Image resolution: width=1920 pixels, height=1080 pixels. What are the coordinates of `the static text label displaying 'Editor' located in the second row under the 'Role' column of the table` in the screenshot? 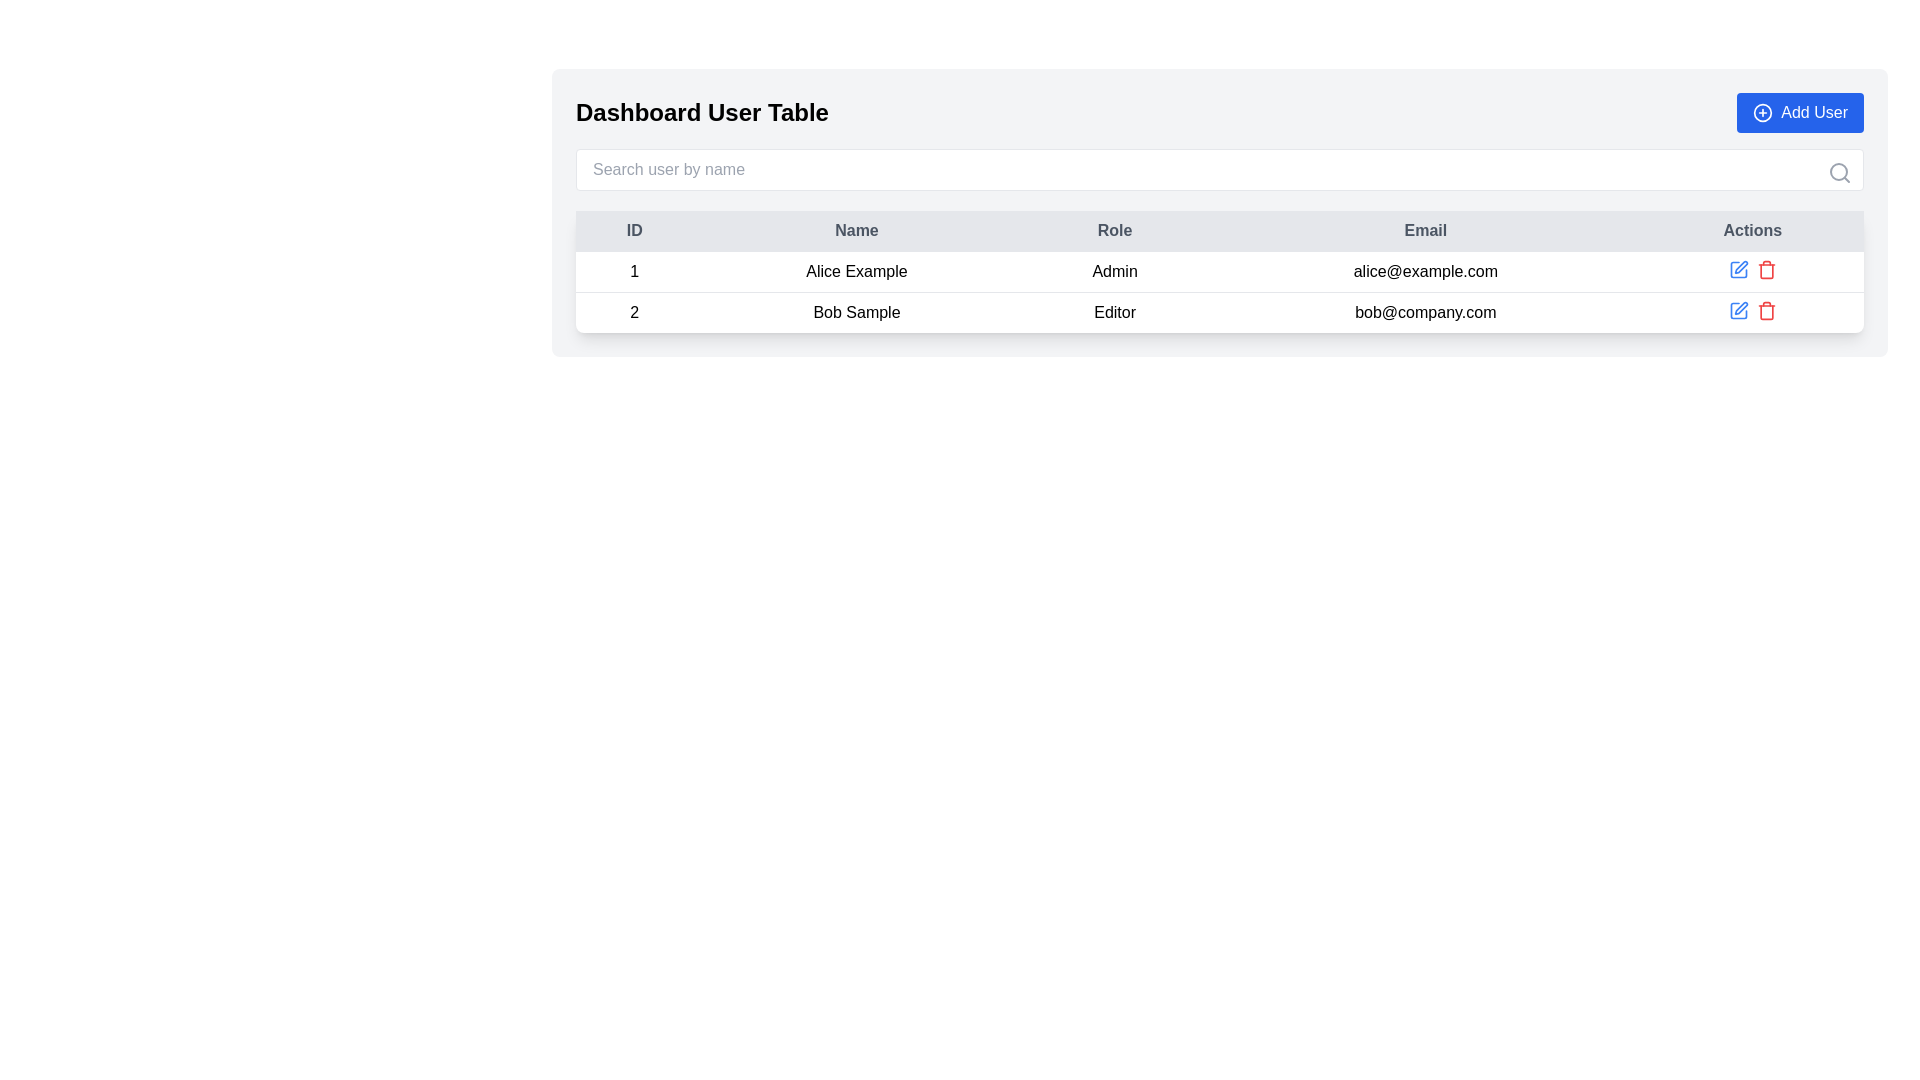 It's located at (1114, 312).